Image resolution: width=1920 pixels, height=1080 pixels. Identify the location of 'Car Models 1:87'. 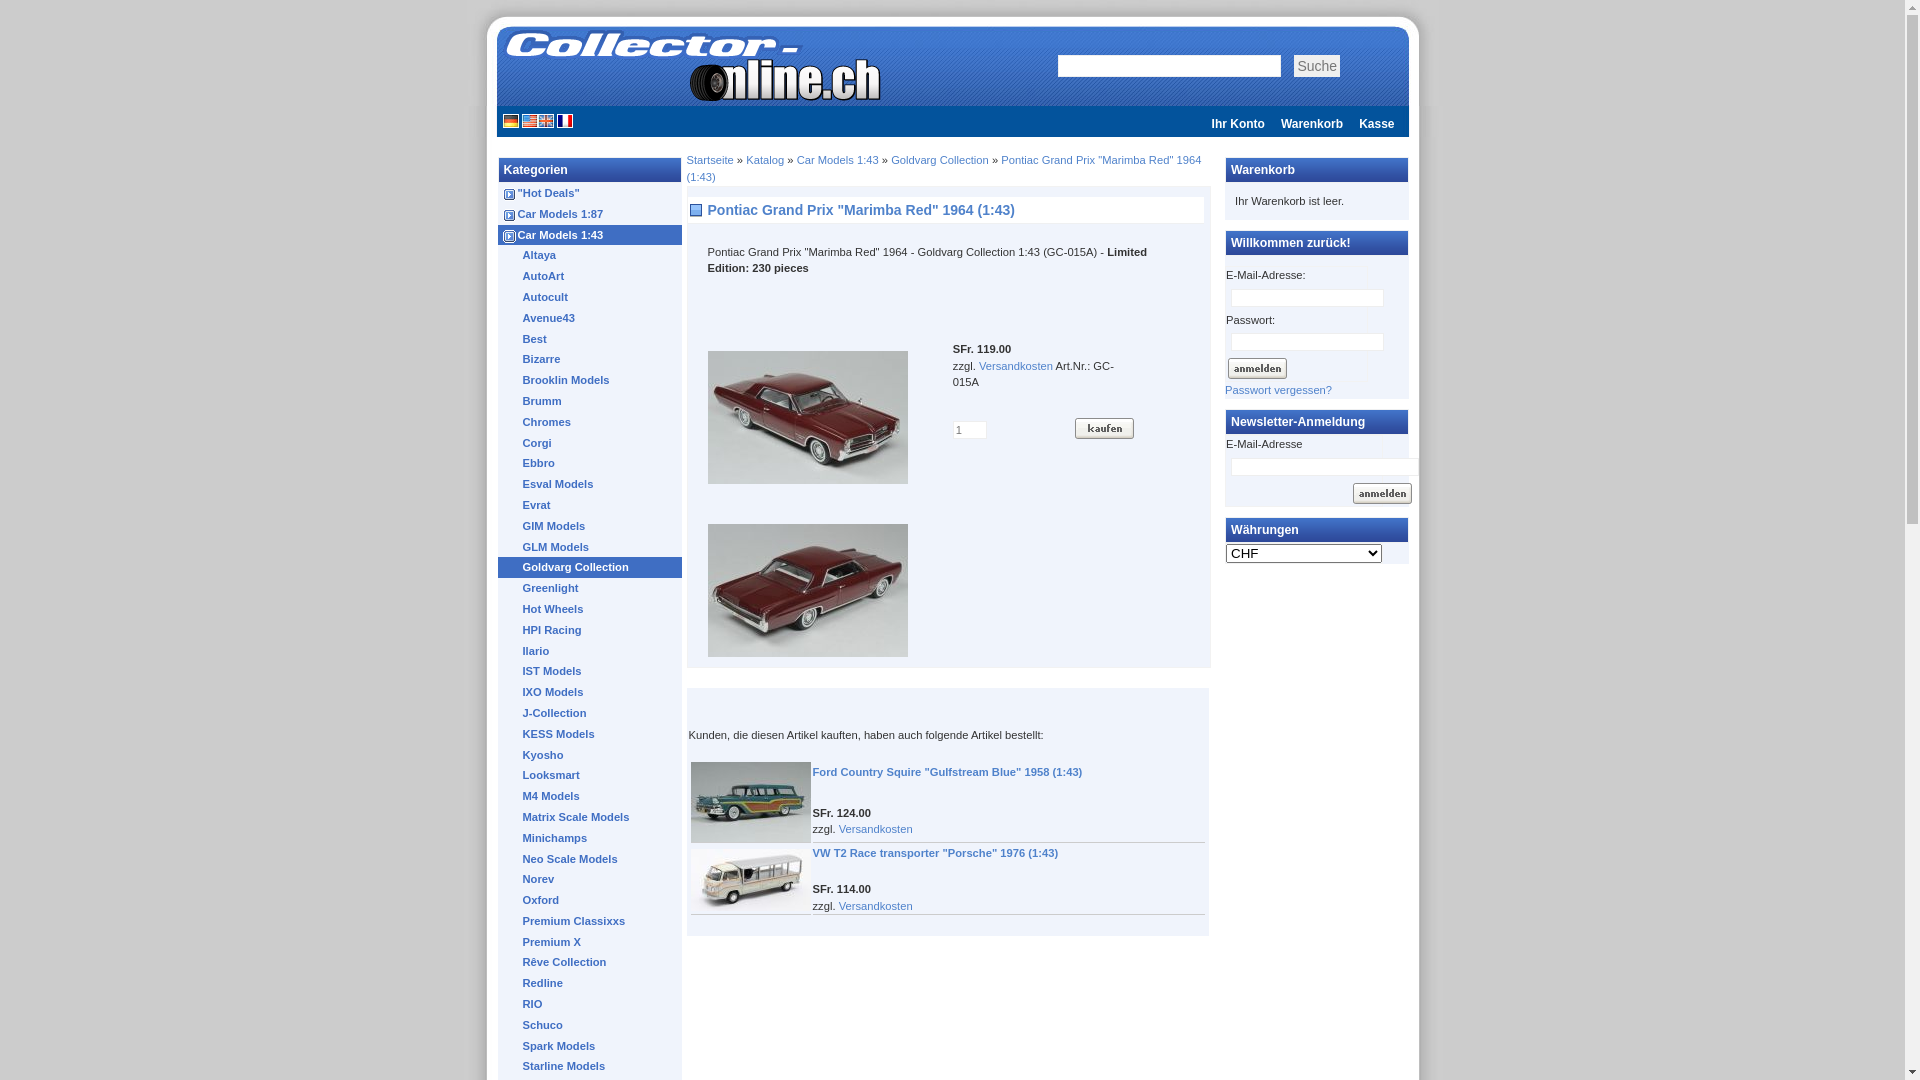
(594, 214).